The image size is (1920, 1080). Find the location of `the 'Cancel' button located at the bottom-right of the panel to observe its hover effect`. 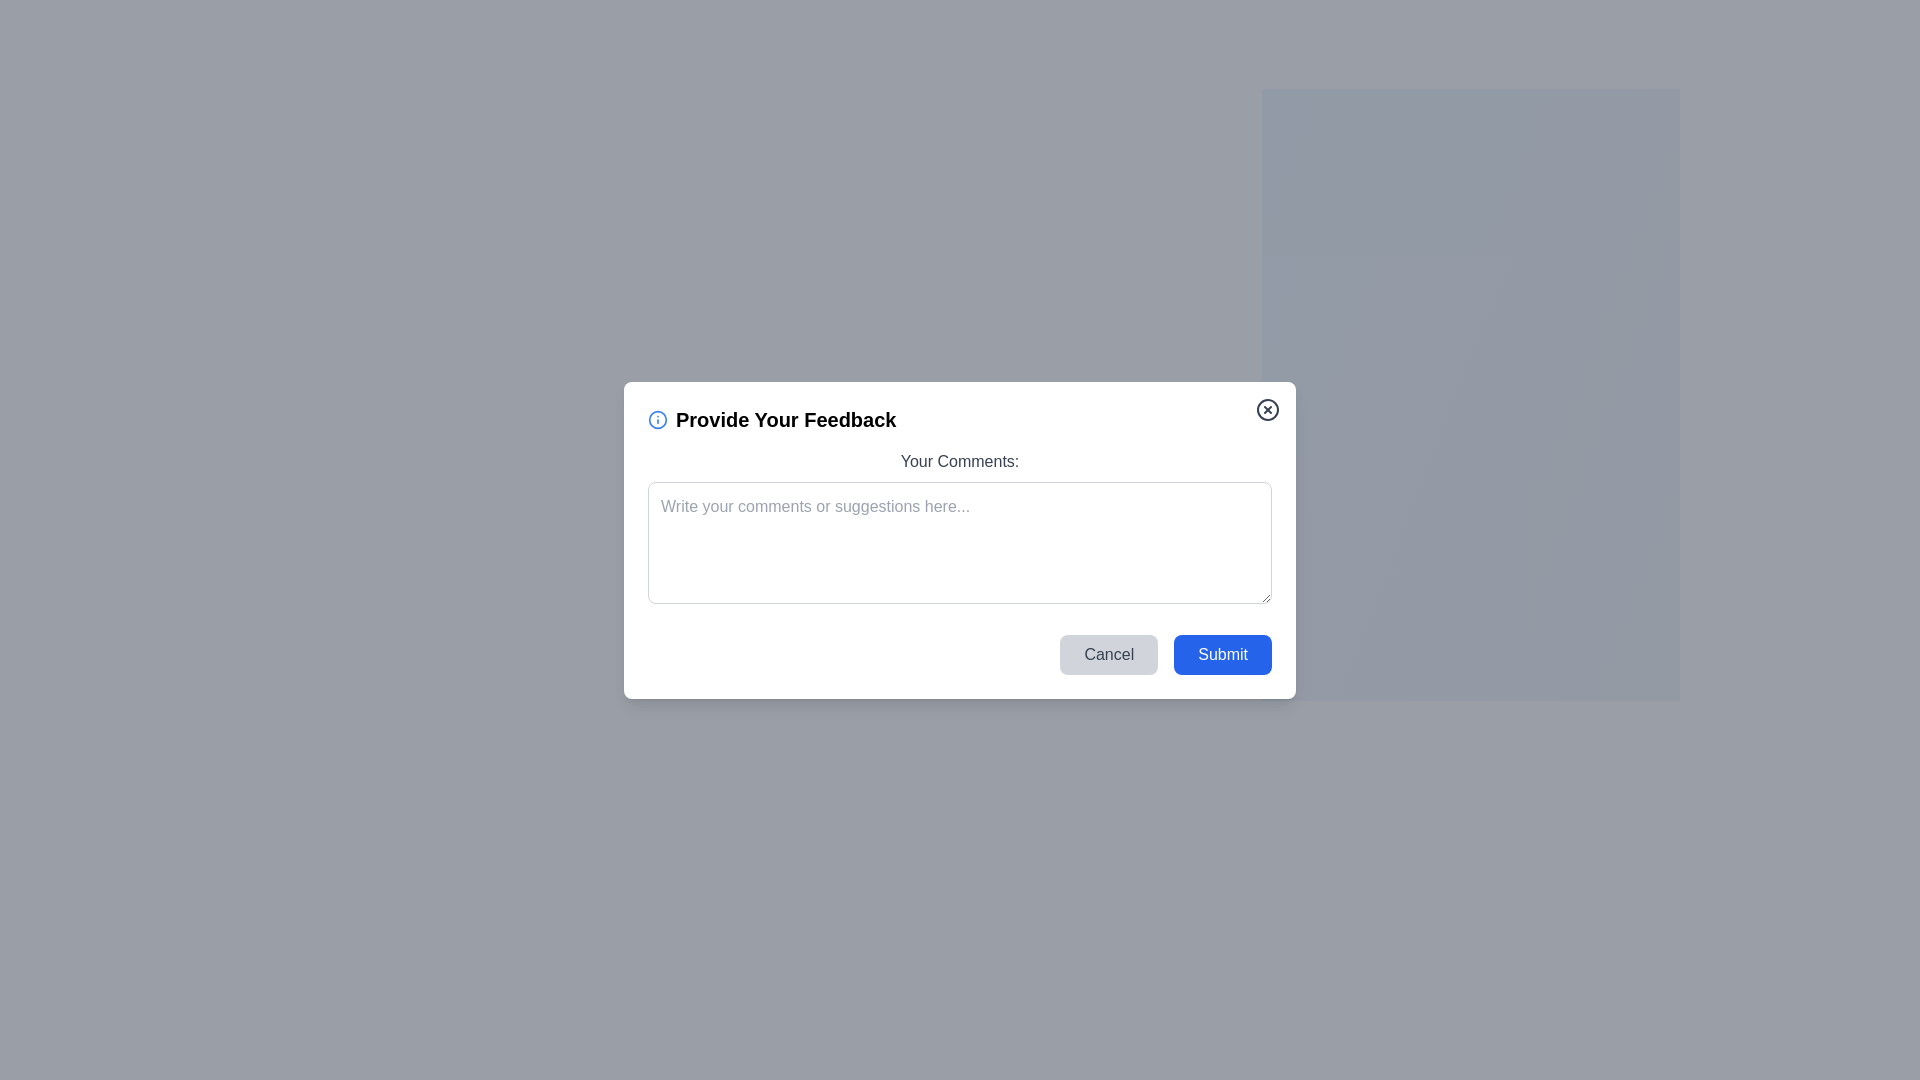

the 'Cancel' button located at the bottom-right of the panel to observe its hover effect is located at coordinates (1108, 654).